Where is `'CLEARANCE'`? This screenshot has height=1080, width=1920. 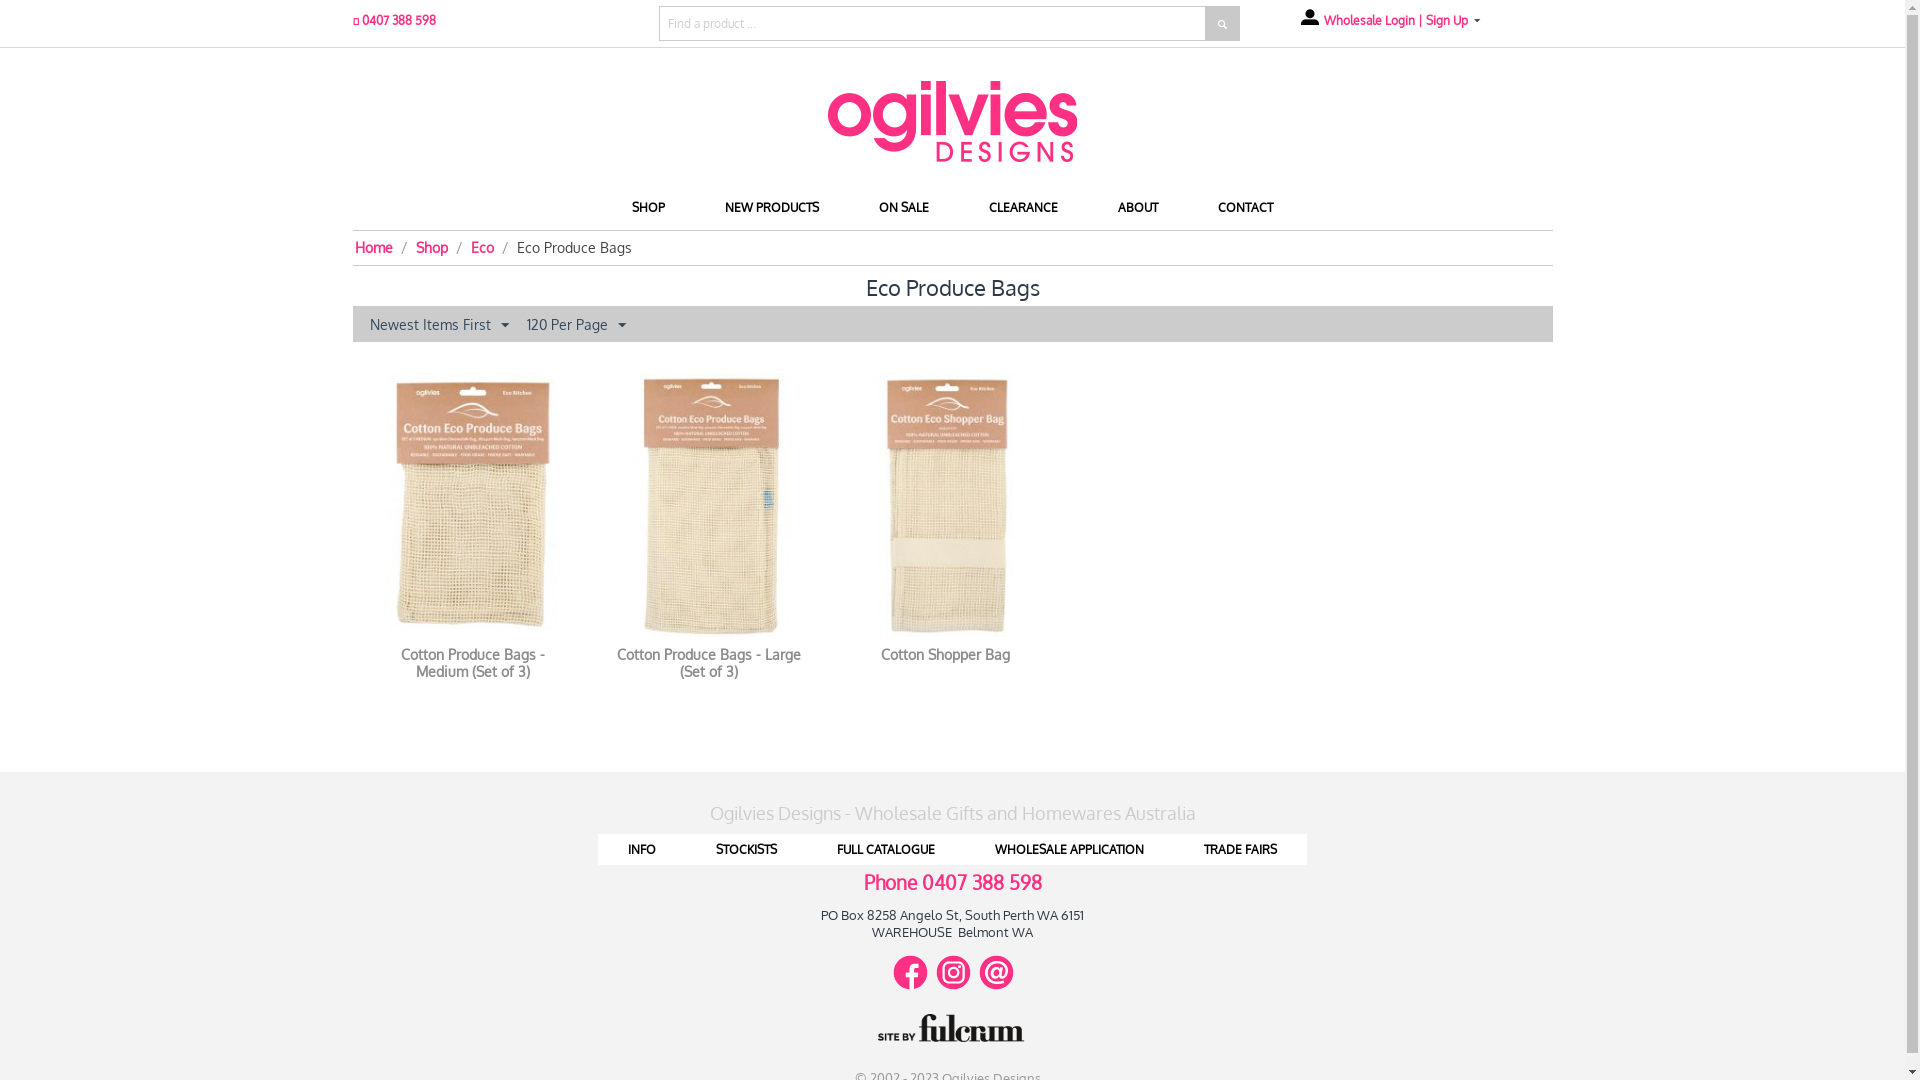 'CLEARANCE' is located at coordinates (1023, 207).